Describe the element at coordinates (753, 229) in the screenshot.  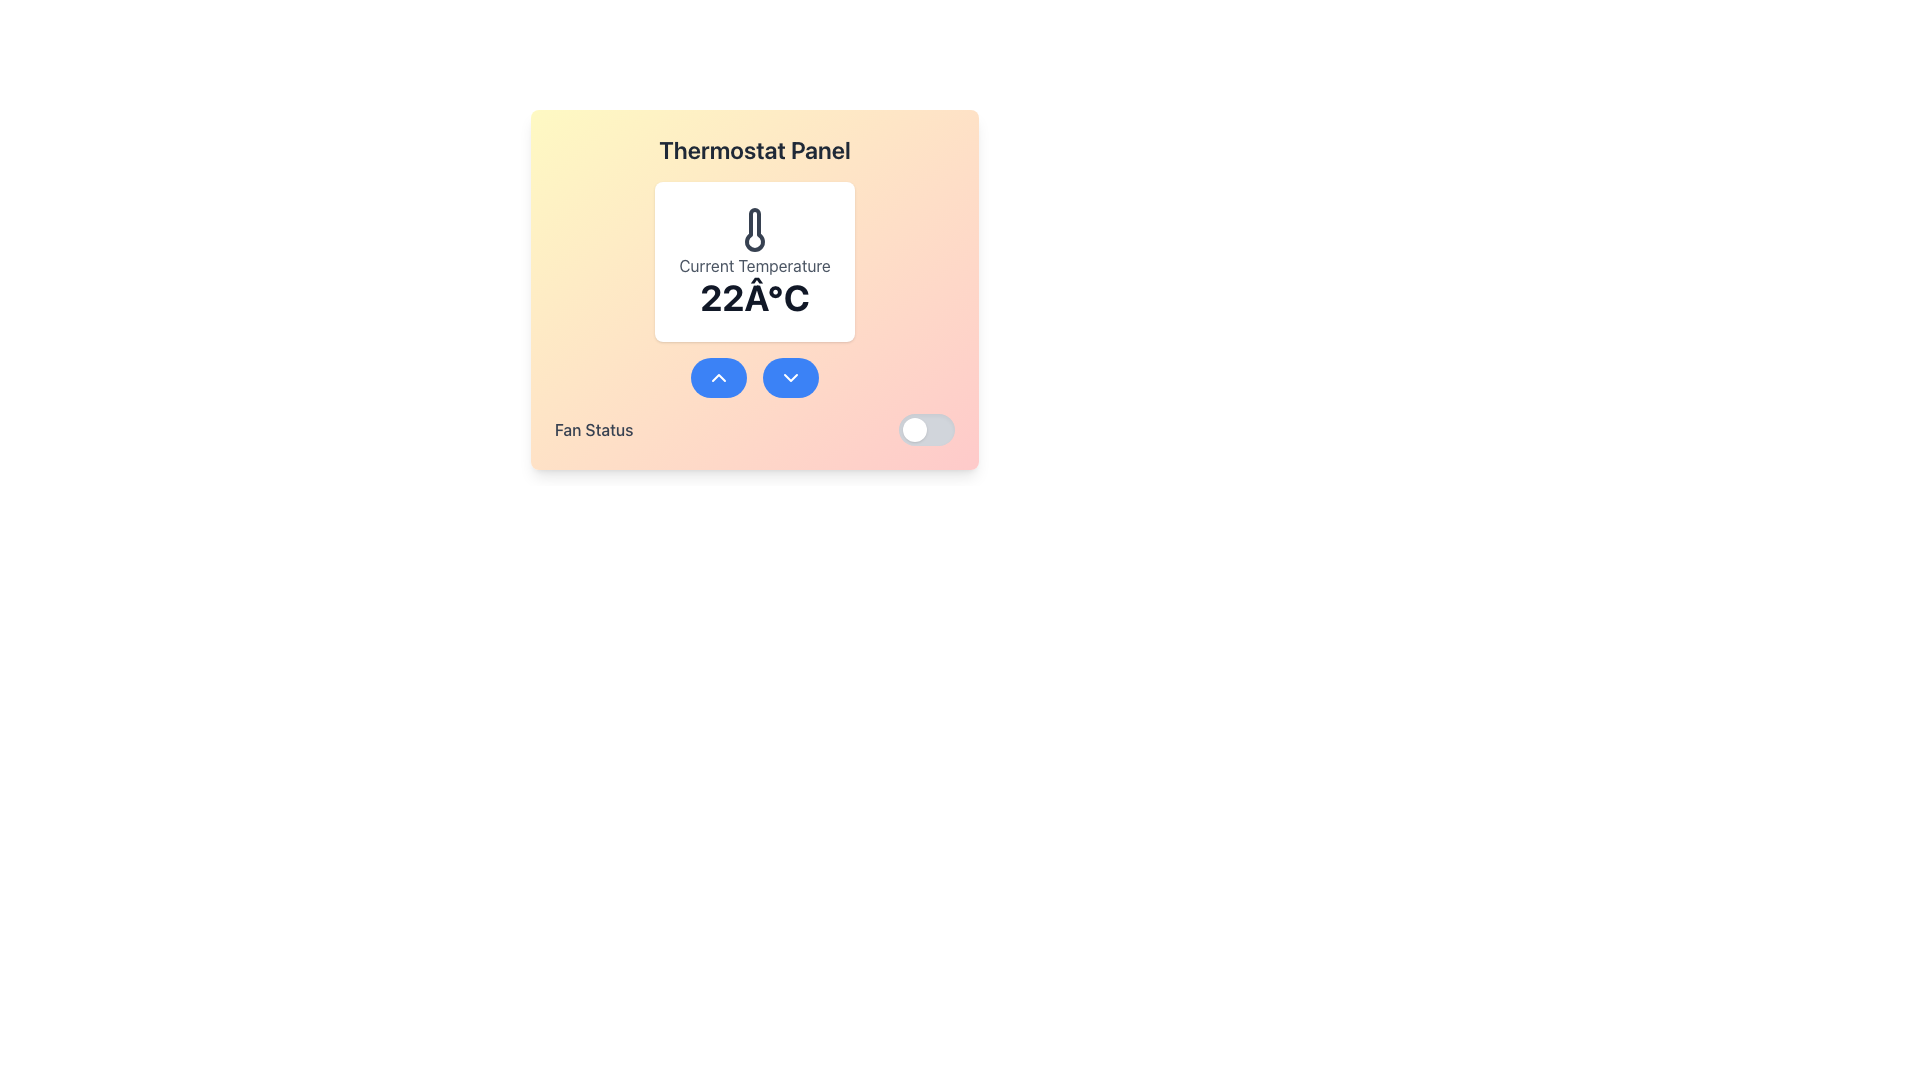
I see `the dark gray SVG graphic element resembling a thermometer, which is centered at the top of the information card above the 'Current Temperature' text` at that location.